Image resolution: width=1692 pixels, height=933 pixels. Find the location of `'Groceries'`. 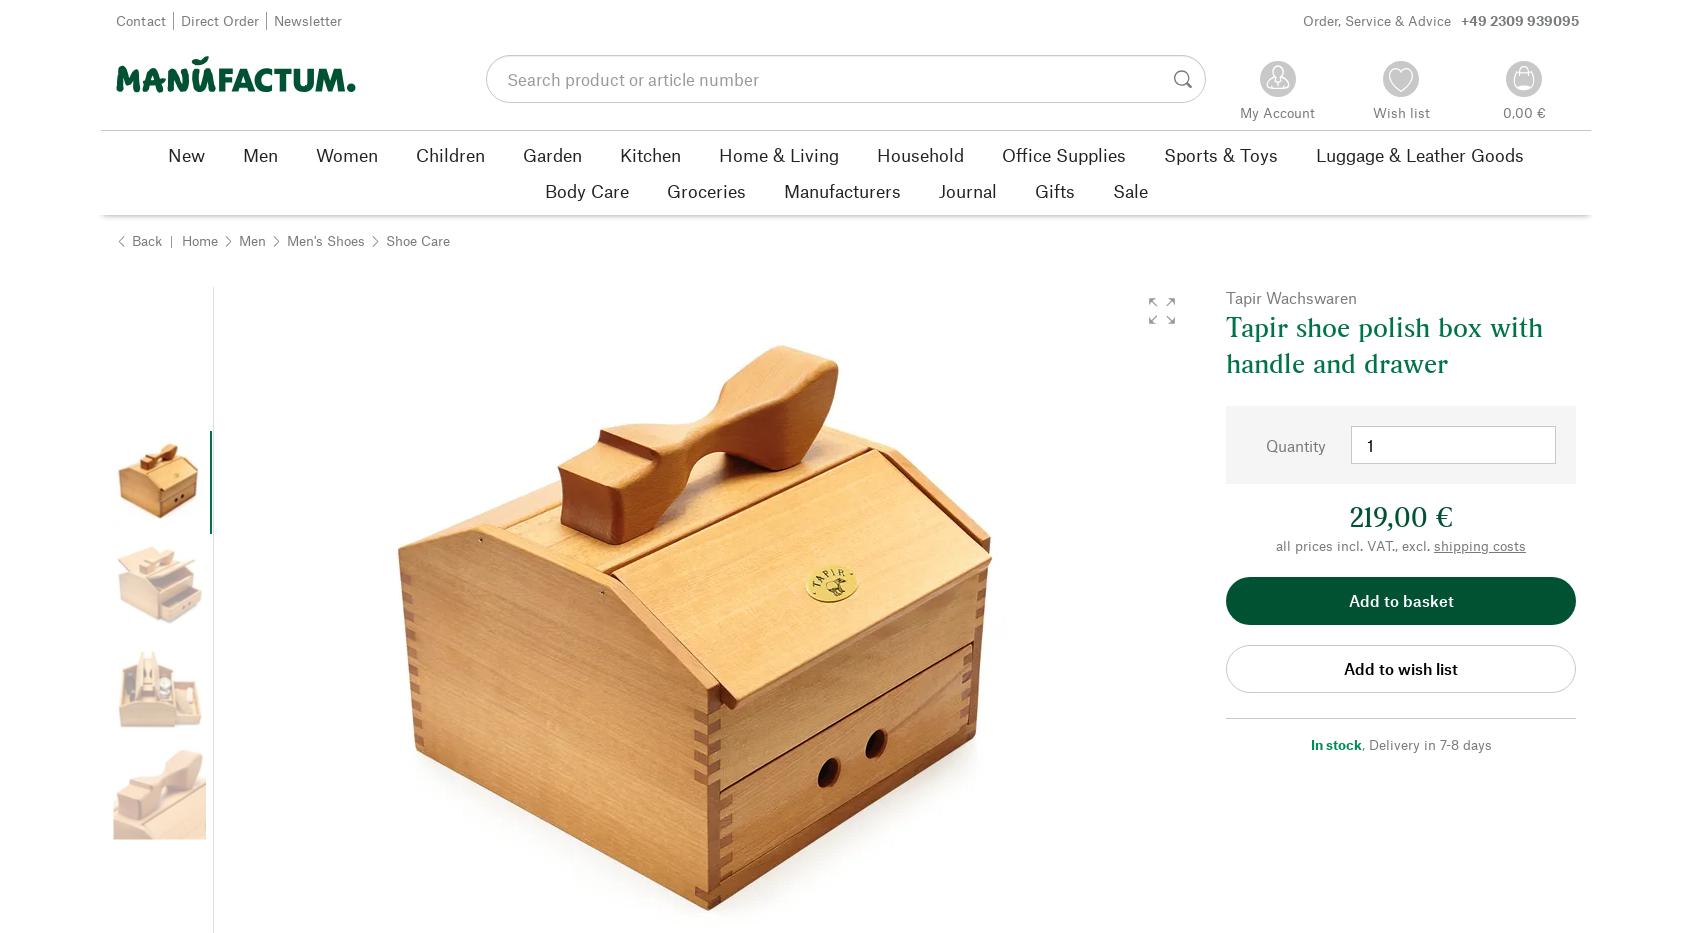

'Groceries' is located at coordinates (705, 189).